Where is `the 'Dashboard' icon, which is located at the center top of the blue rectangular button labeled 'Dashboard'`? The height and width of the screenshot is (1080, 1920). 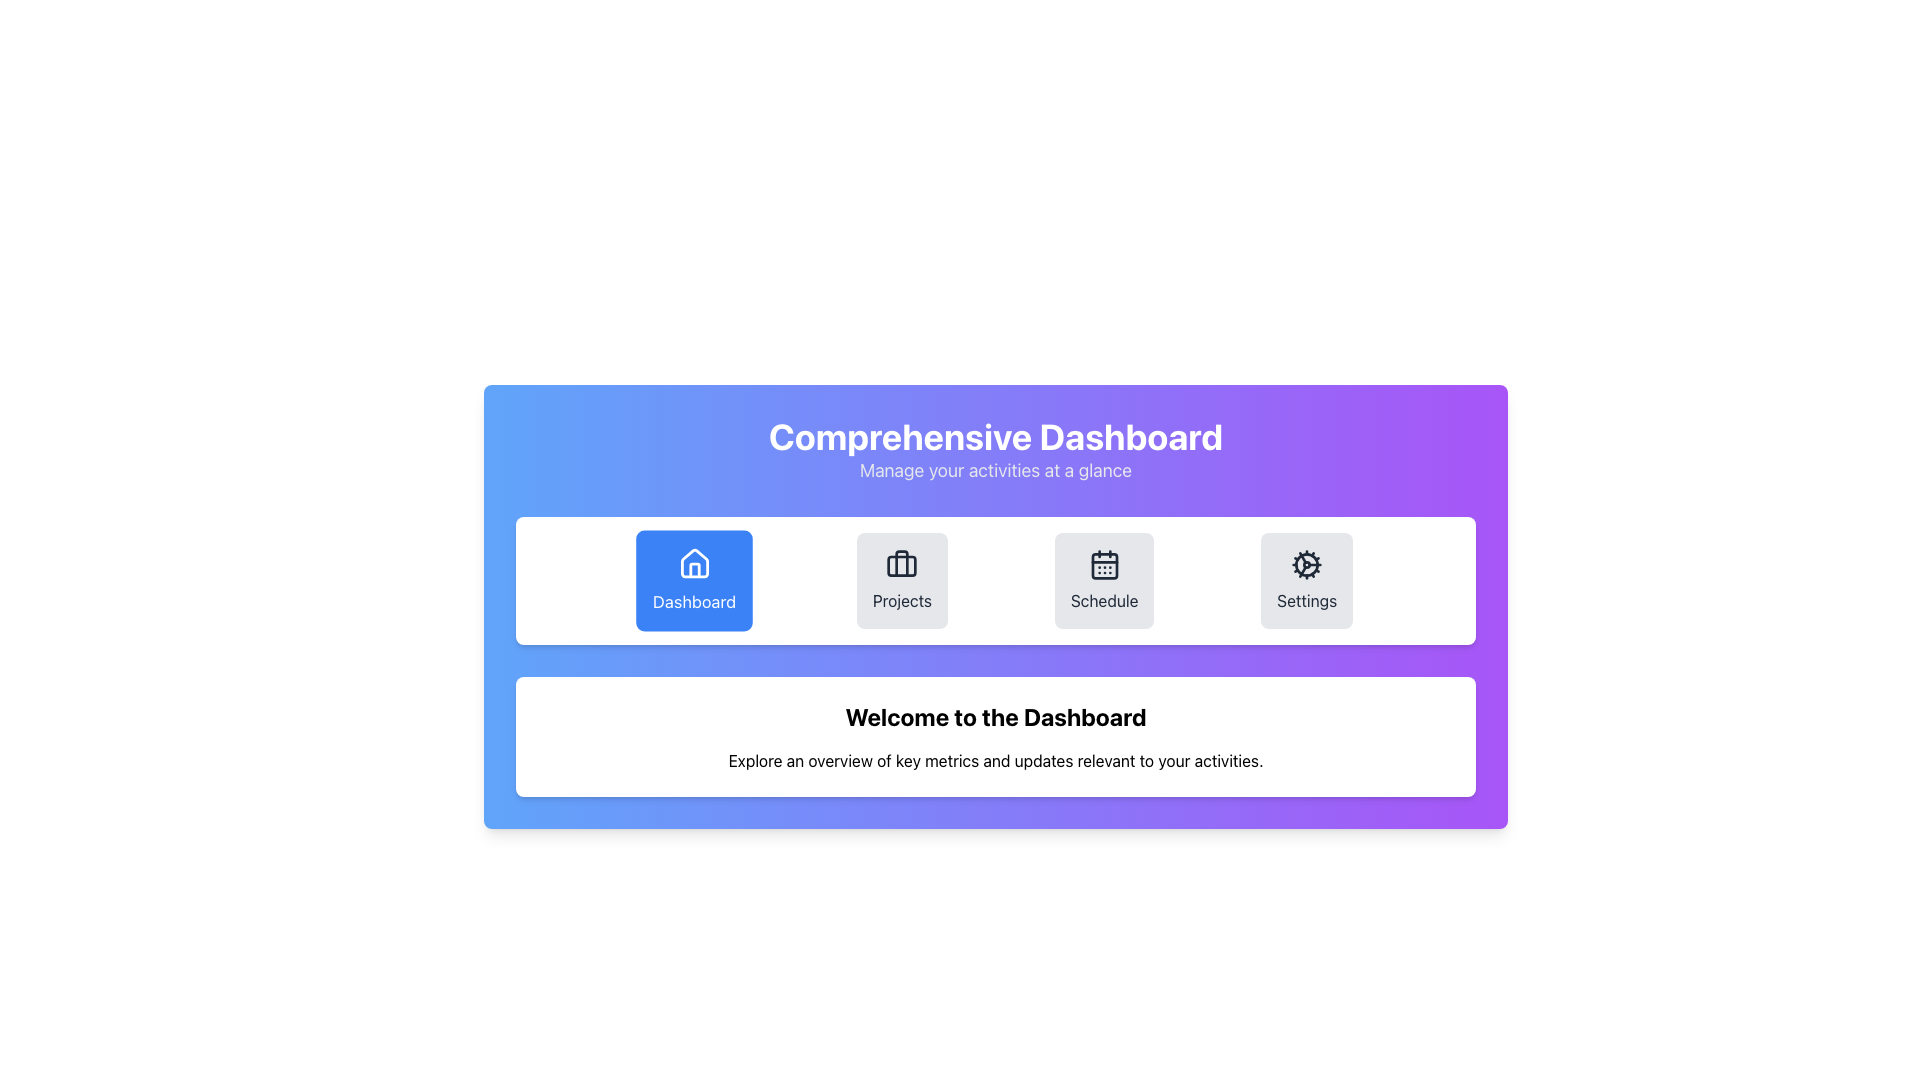
the 'Dashboard' icon, which is located at the center top of the blue rectangular button labeled 'Dashboard' is located at coordinates (694, 564).